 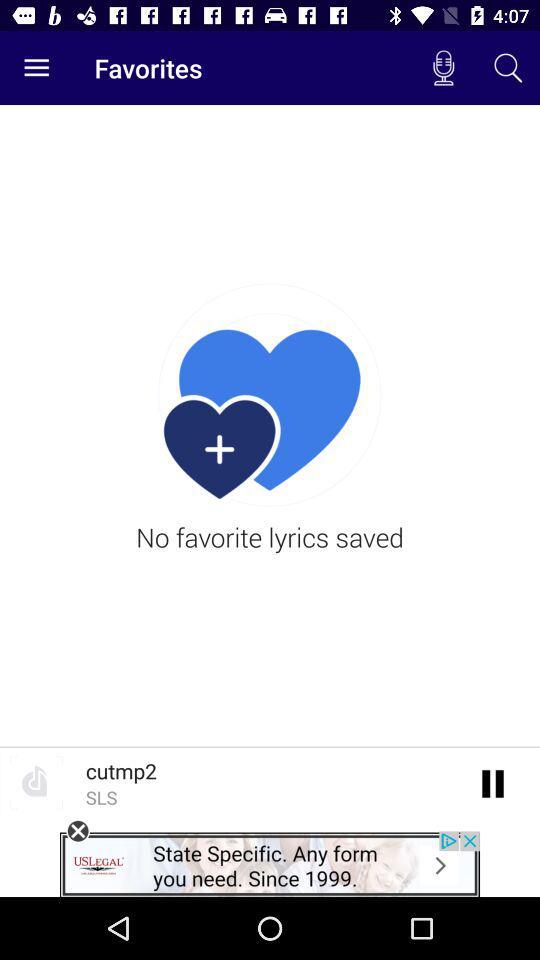 I want to click on pop up, so click(x=77, y=831).